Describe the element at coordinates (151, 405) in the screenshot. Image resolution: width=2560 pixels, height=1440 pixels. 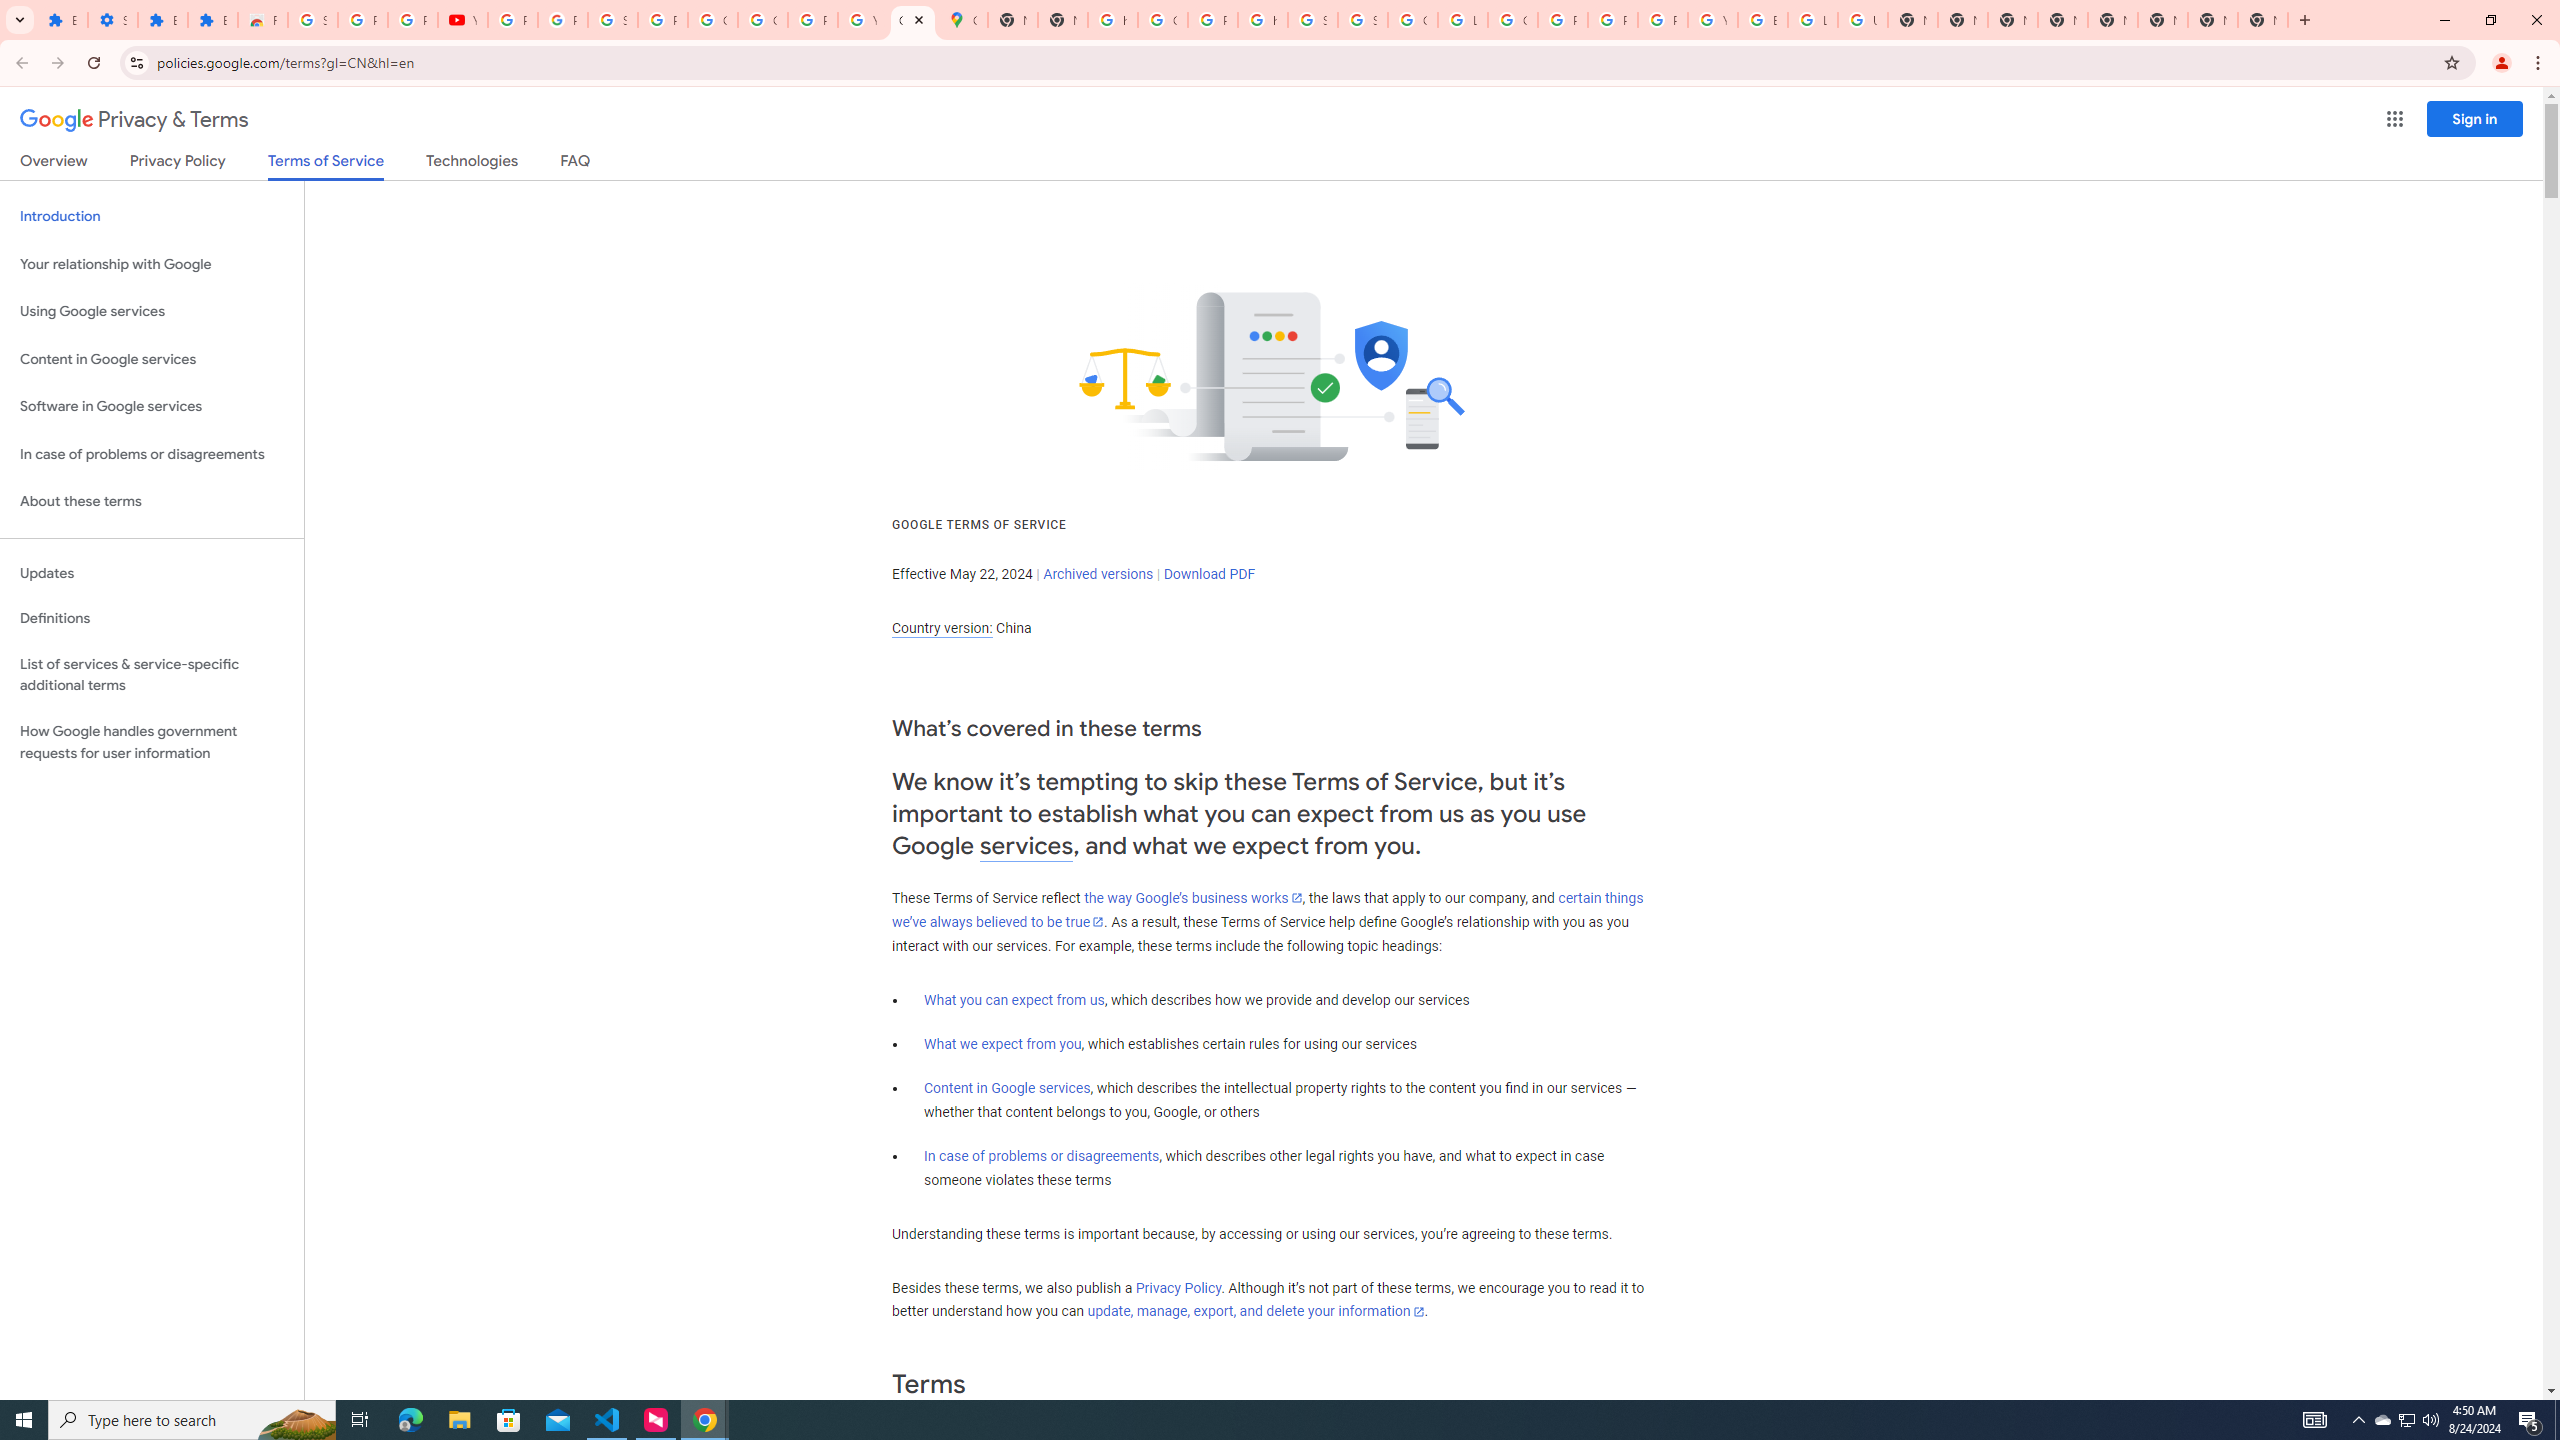
I see `'Software in Google services'` at that location.